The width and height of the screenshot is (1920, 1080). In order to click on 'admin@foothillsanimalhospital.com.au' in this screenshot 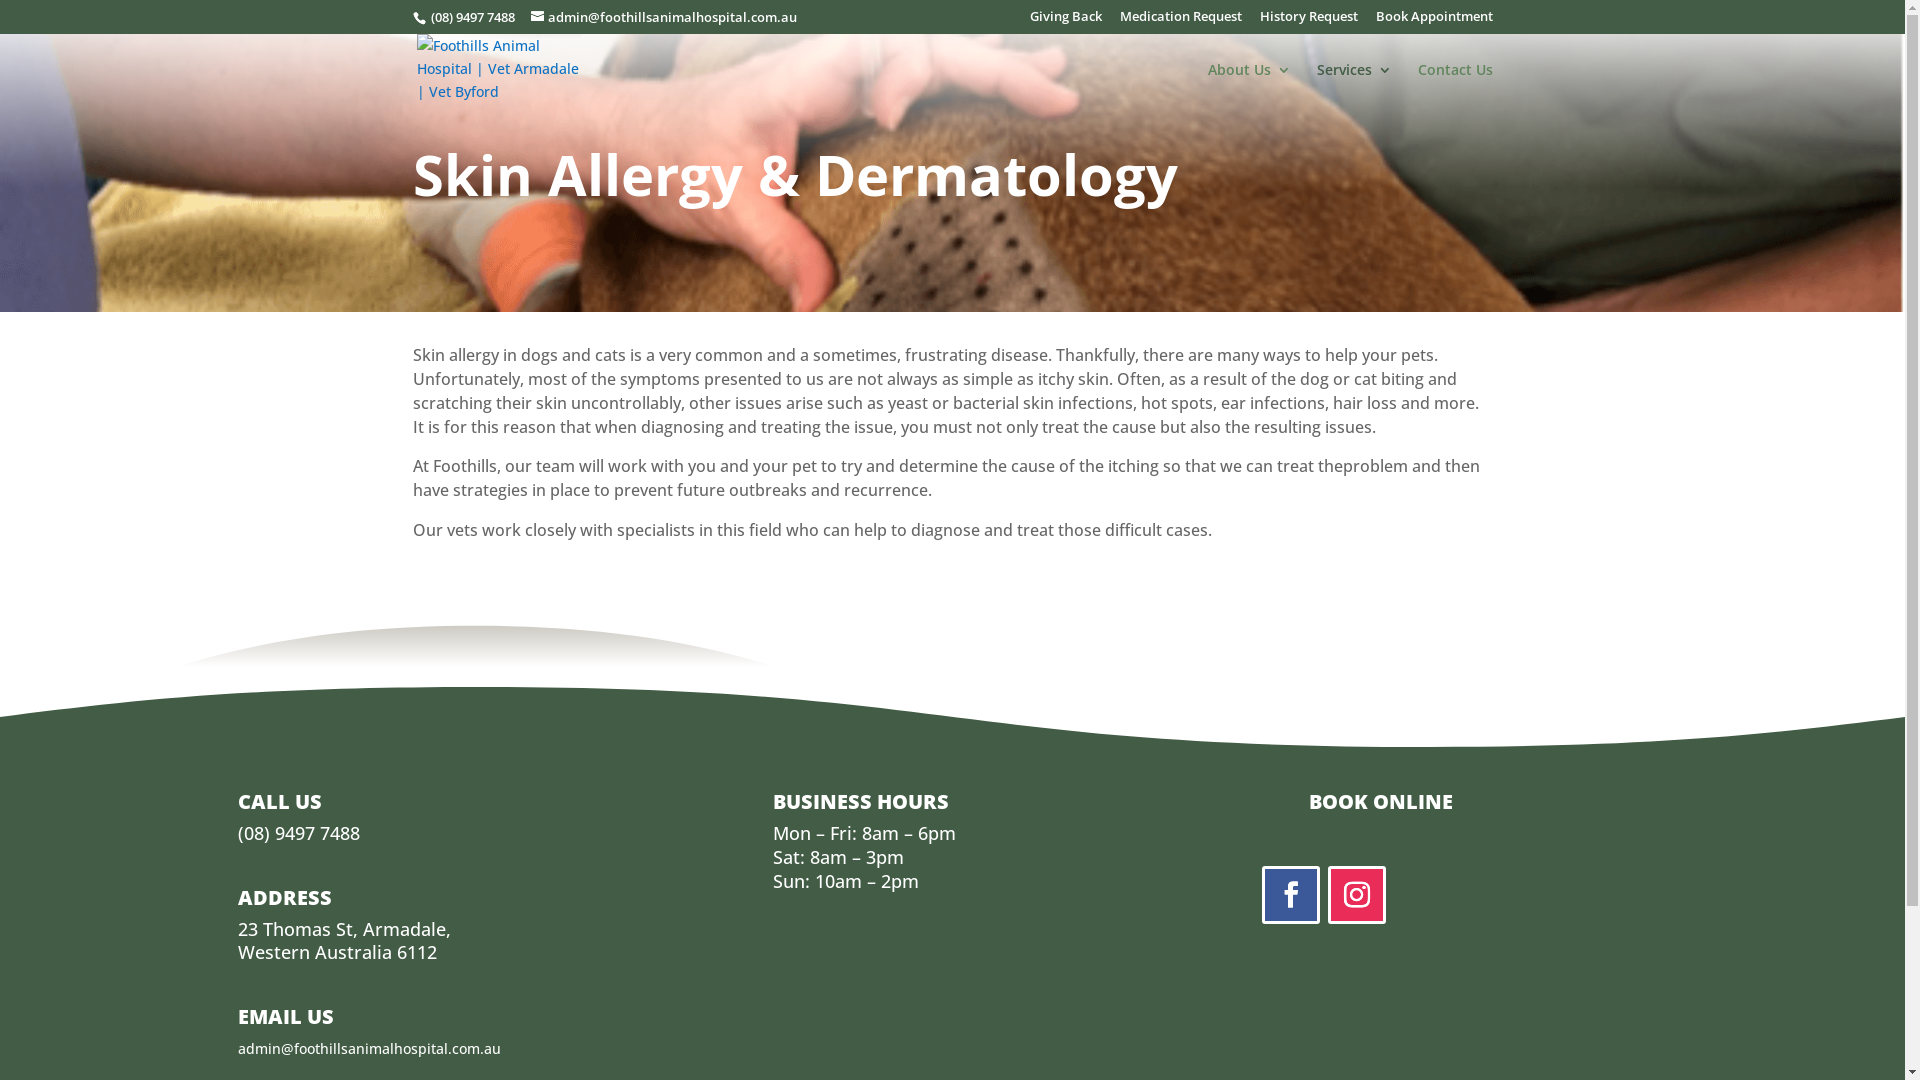, I will do `click(529, 16)`.